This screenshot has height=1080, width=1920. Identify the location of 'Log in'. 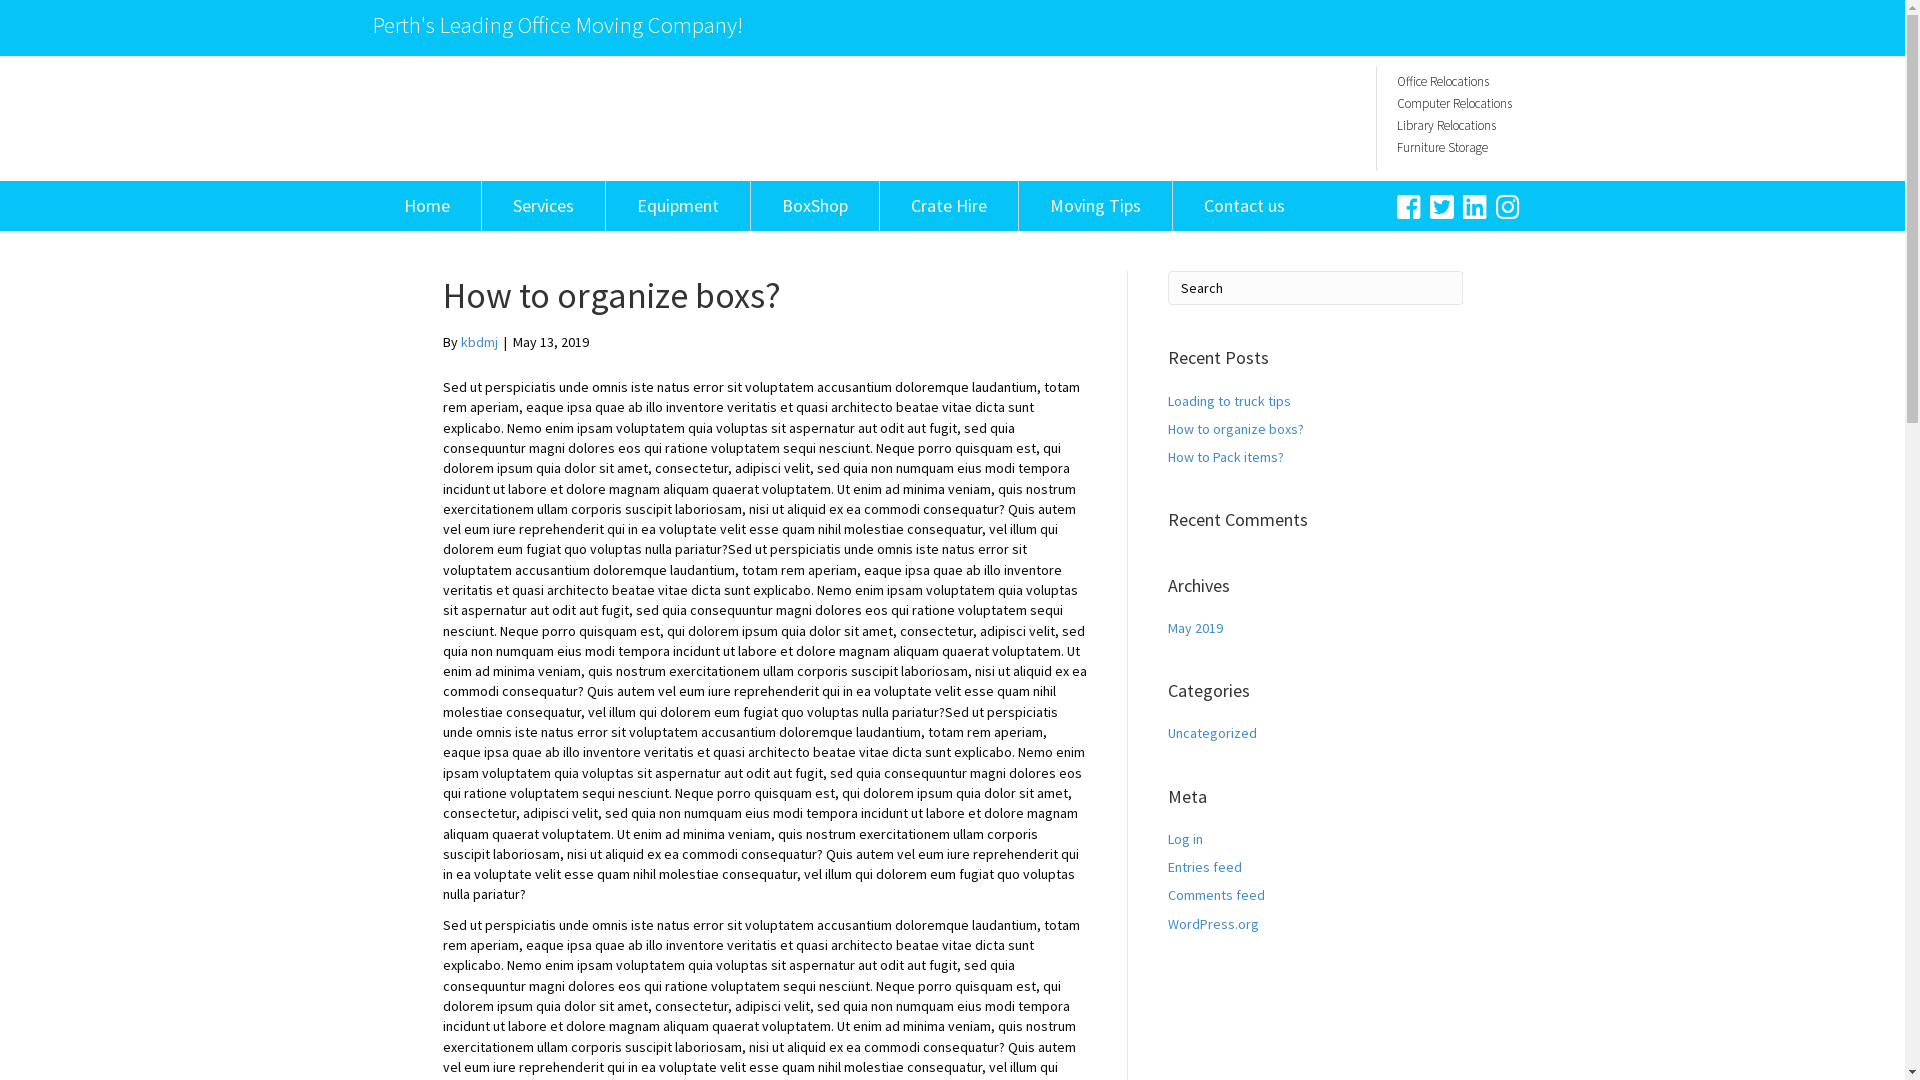
(1185, 839).